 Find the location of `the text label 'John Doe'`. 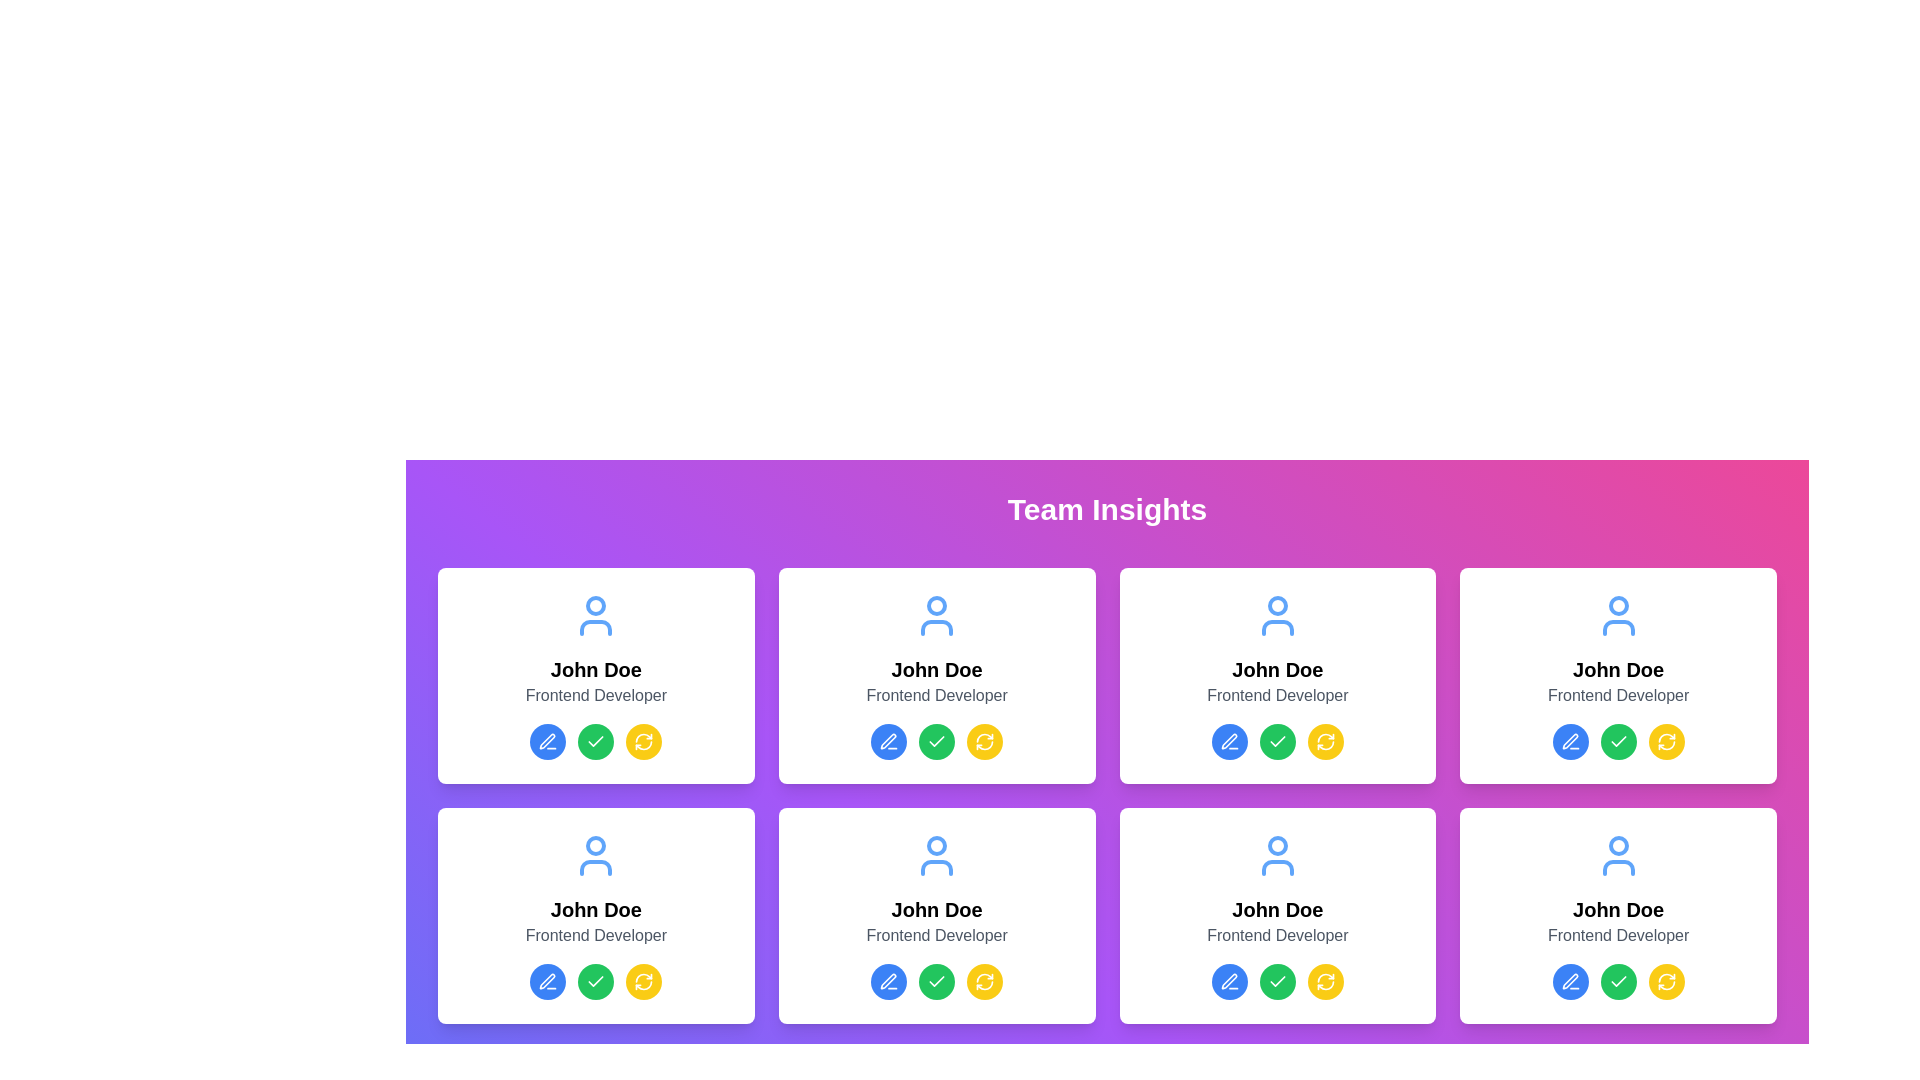

the text label 'John Doe' is located at coordinates (936, 670).